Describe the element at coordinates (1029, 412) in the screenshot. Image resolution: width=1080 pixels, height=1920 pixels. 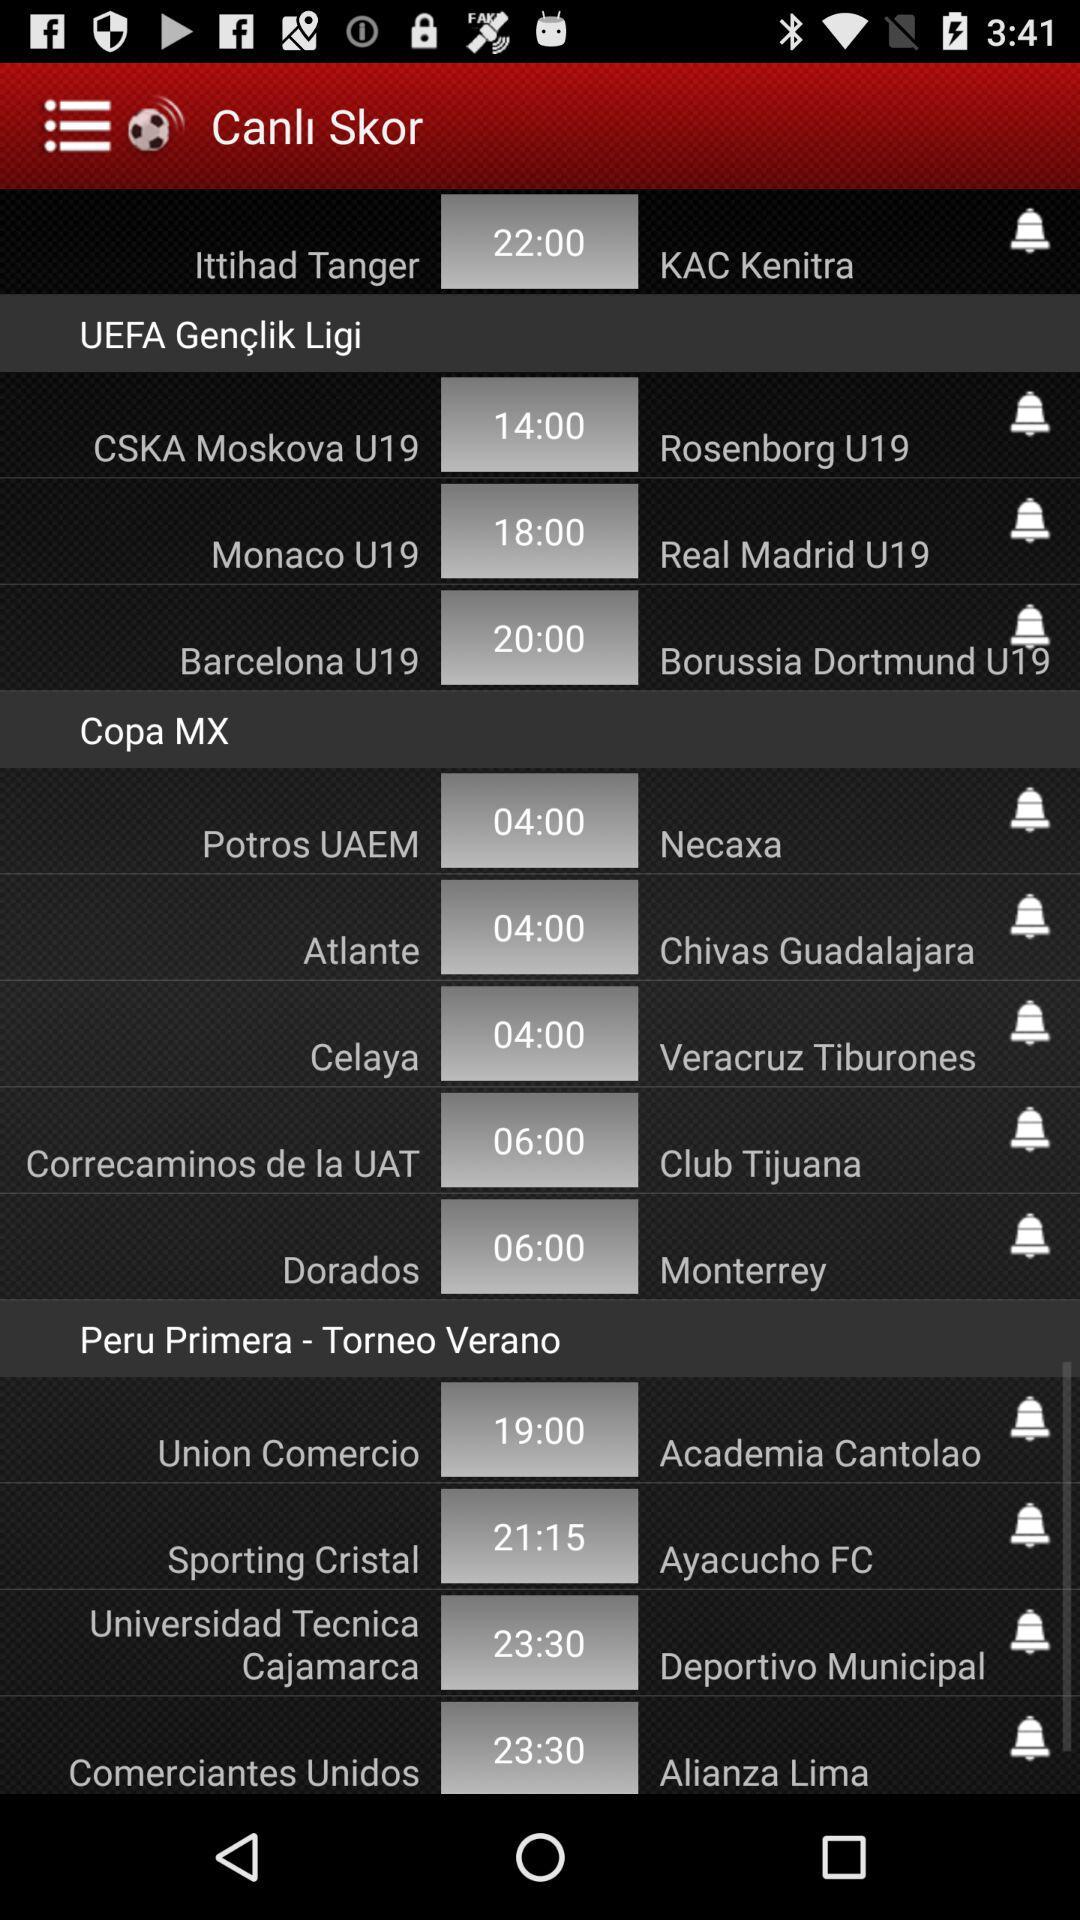
I see `sets an alert for sports game` at that location.